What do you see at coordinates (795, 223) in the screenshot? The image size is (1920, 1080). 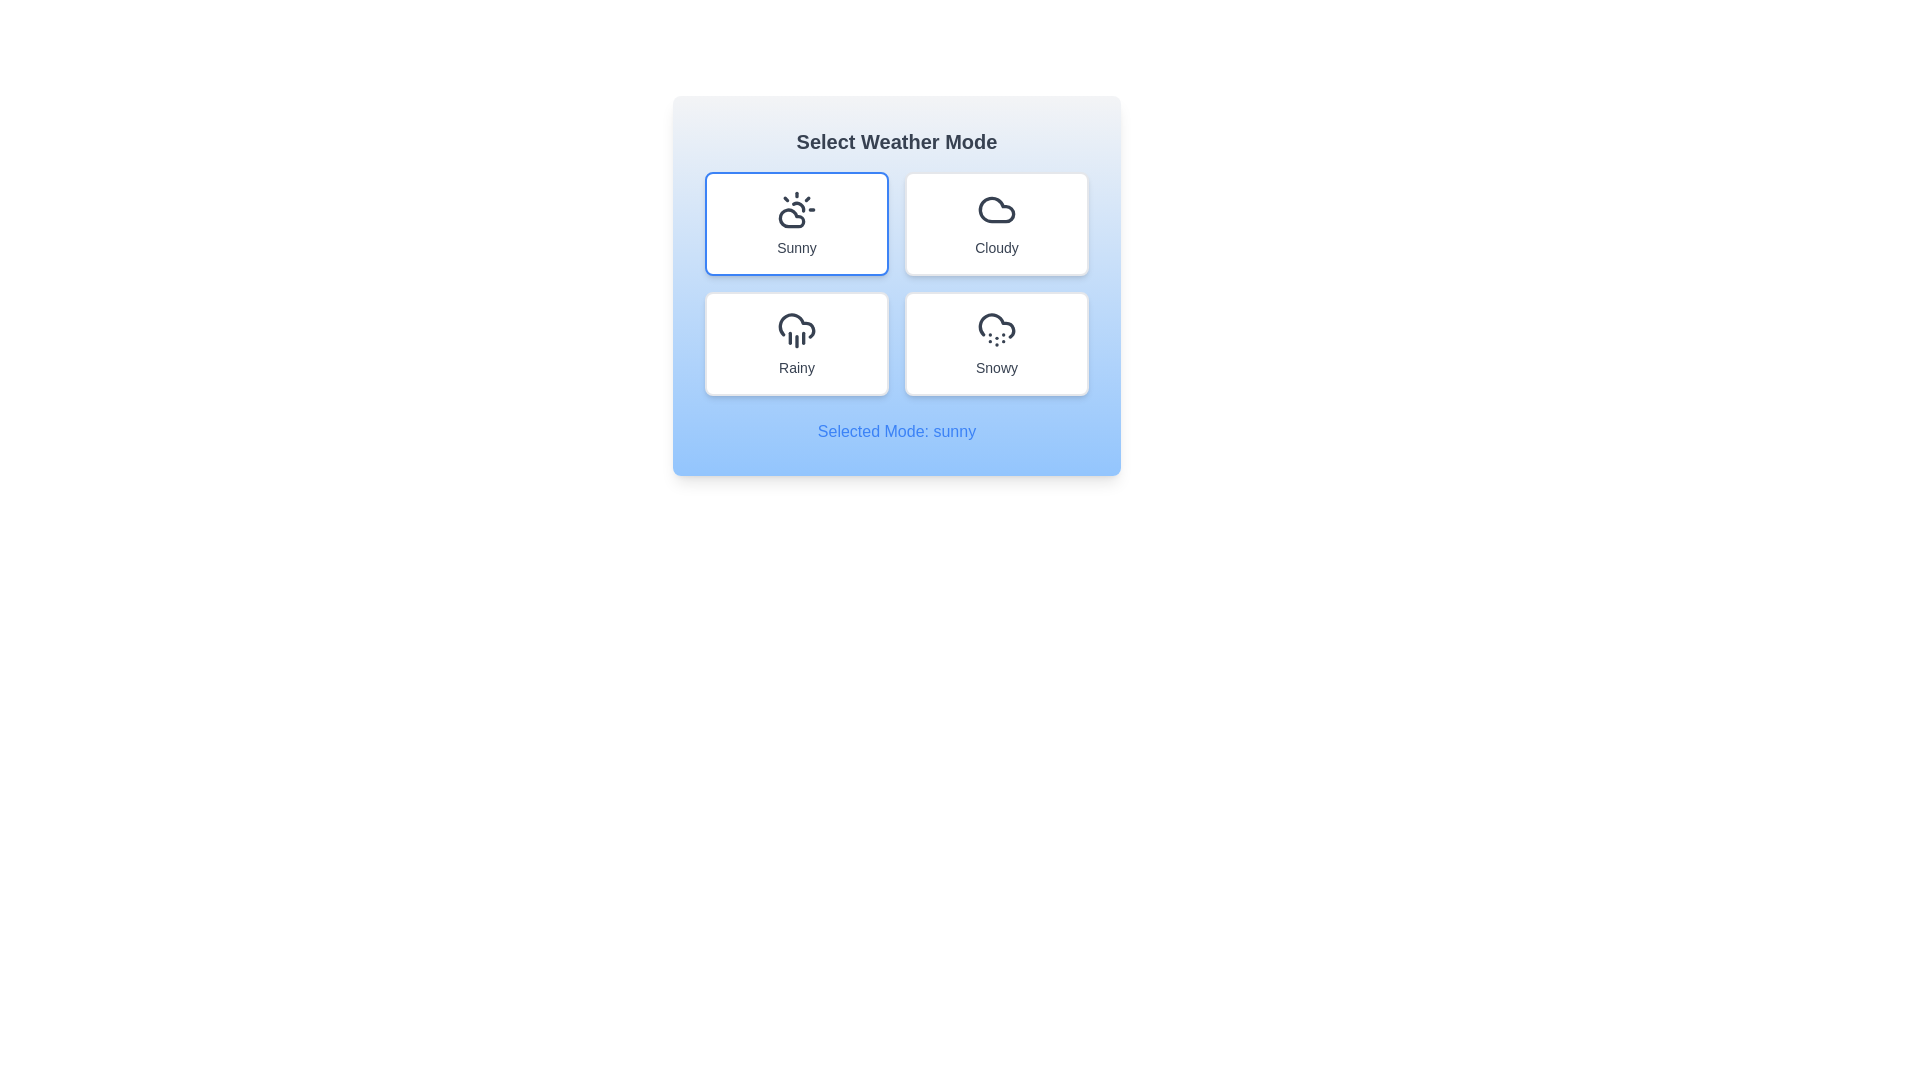 I see `the weather mode sunny by clicking on the corresponding button` at bounding box center [795, 223].